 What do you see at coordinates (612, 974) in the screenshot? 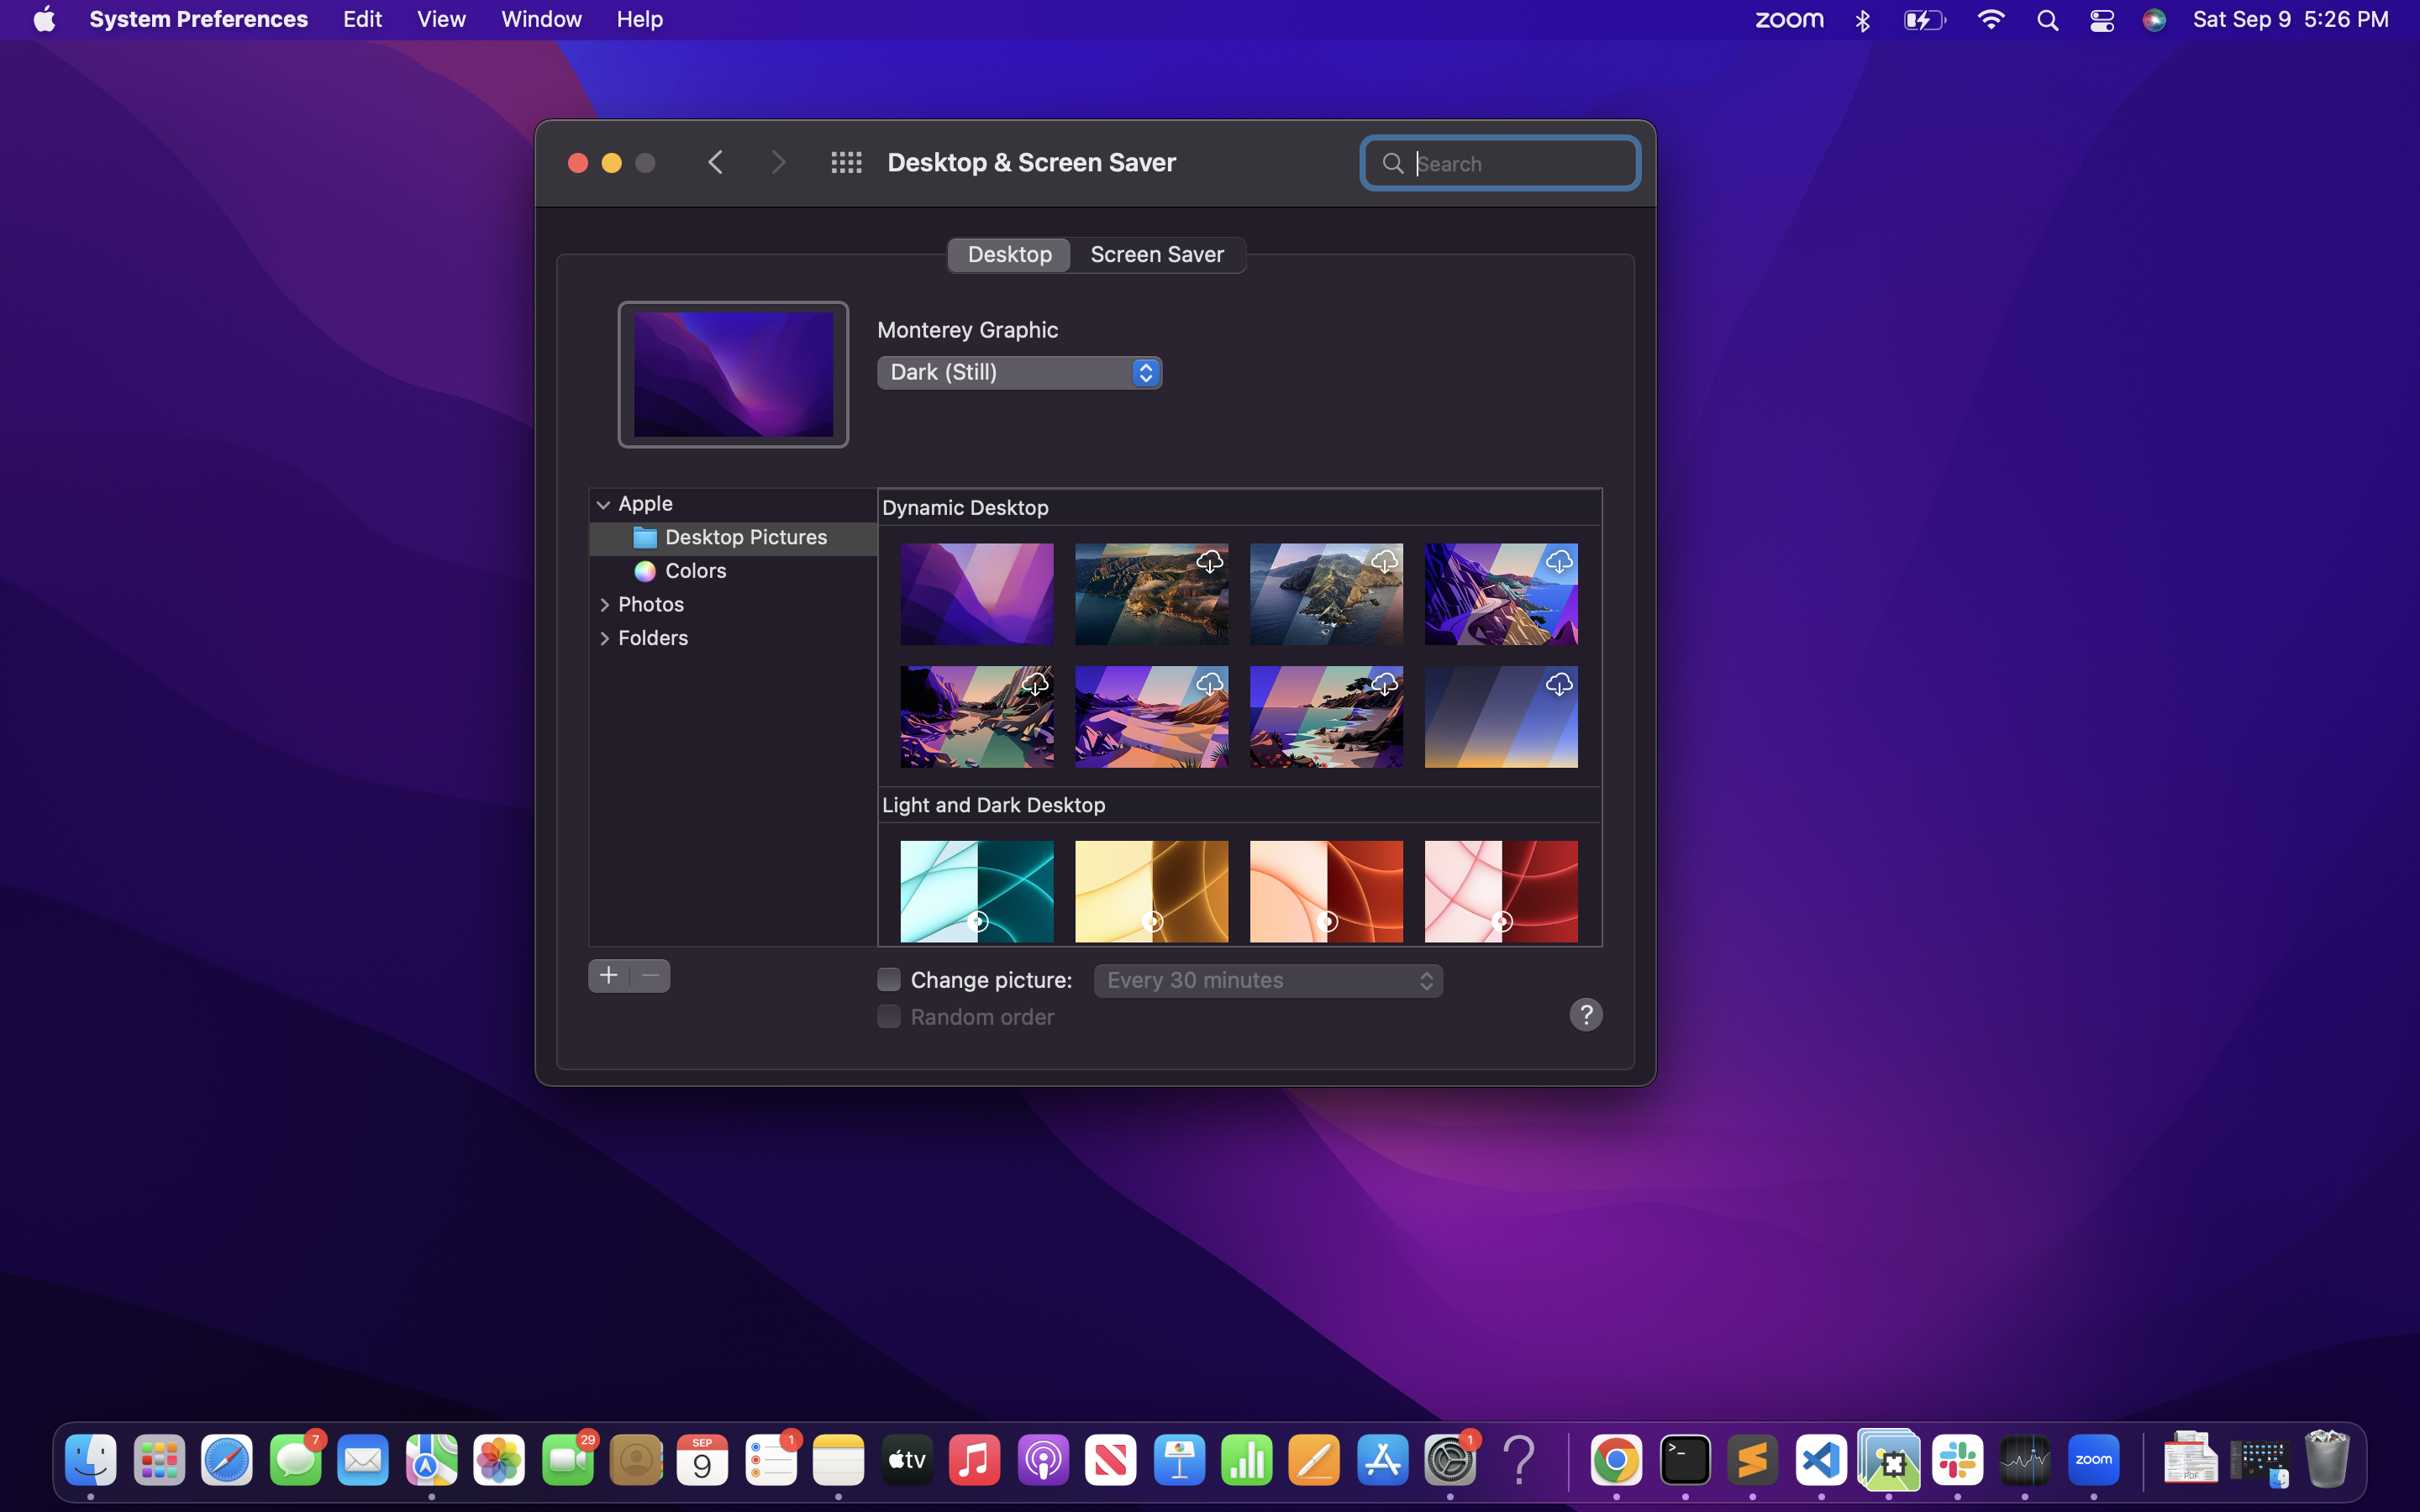
I see `Create a new directory` at bounding box center [612, 974].